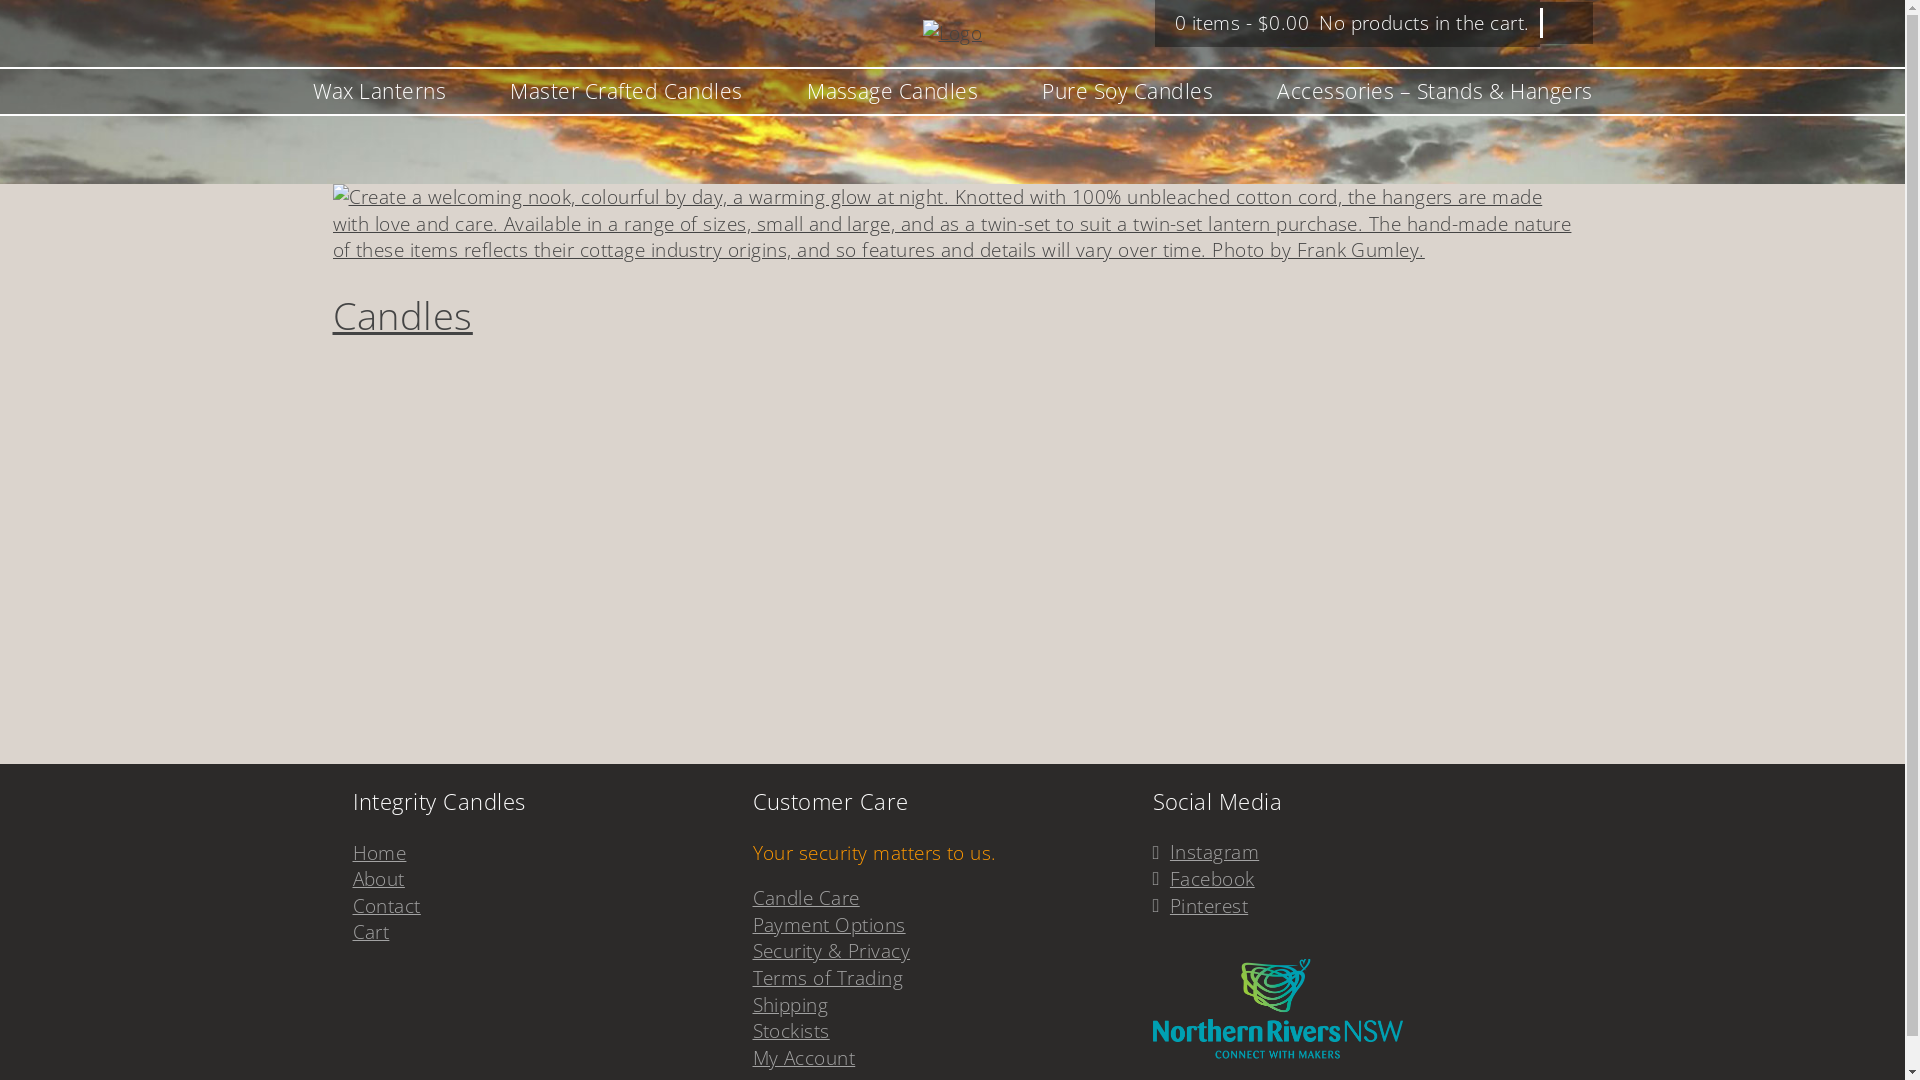 The height and width of the screenshot is (1080, 1920). I want to click on 'Wax Lanterns', so click(379, 91).